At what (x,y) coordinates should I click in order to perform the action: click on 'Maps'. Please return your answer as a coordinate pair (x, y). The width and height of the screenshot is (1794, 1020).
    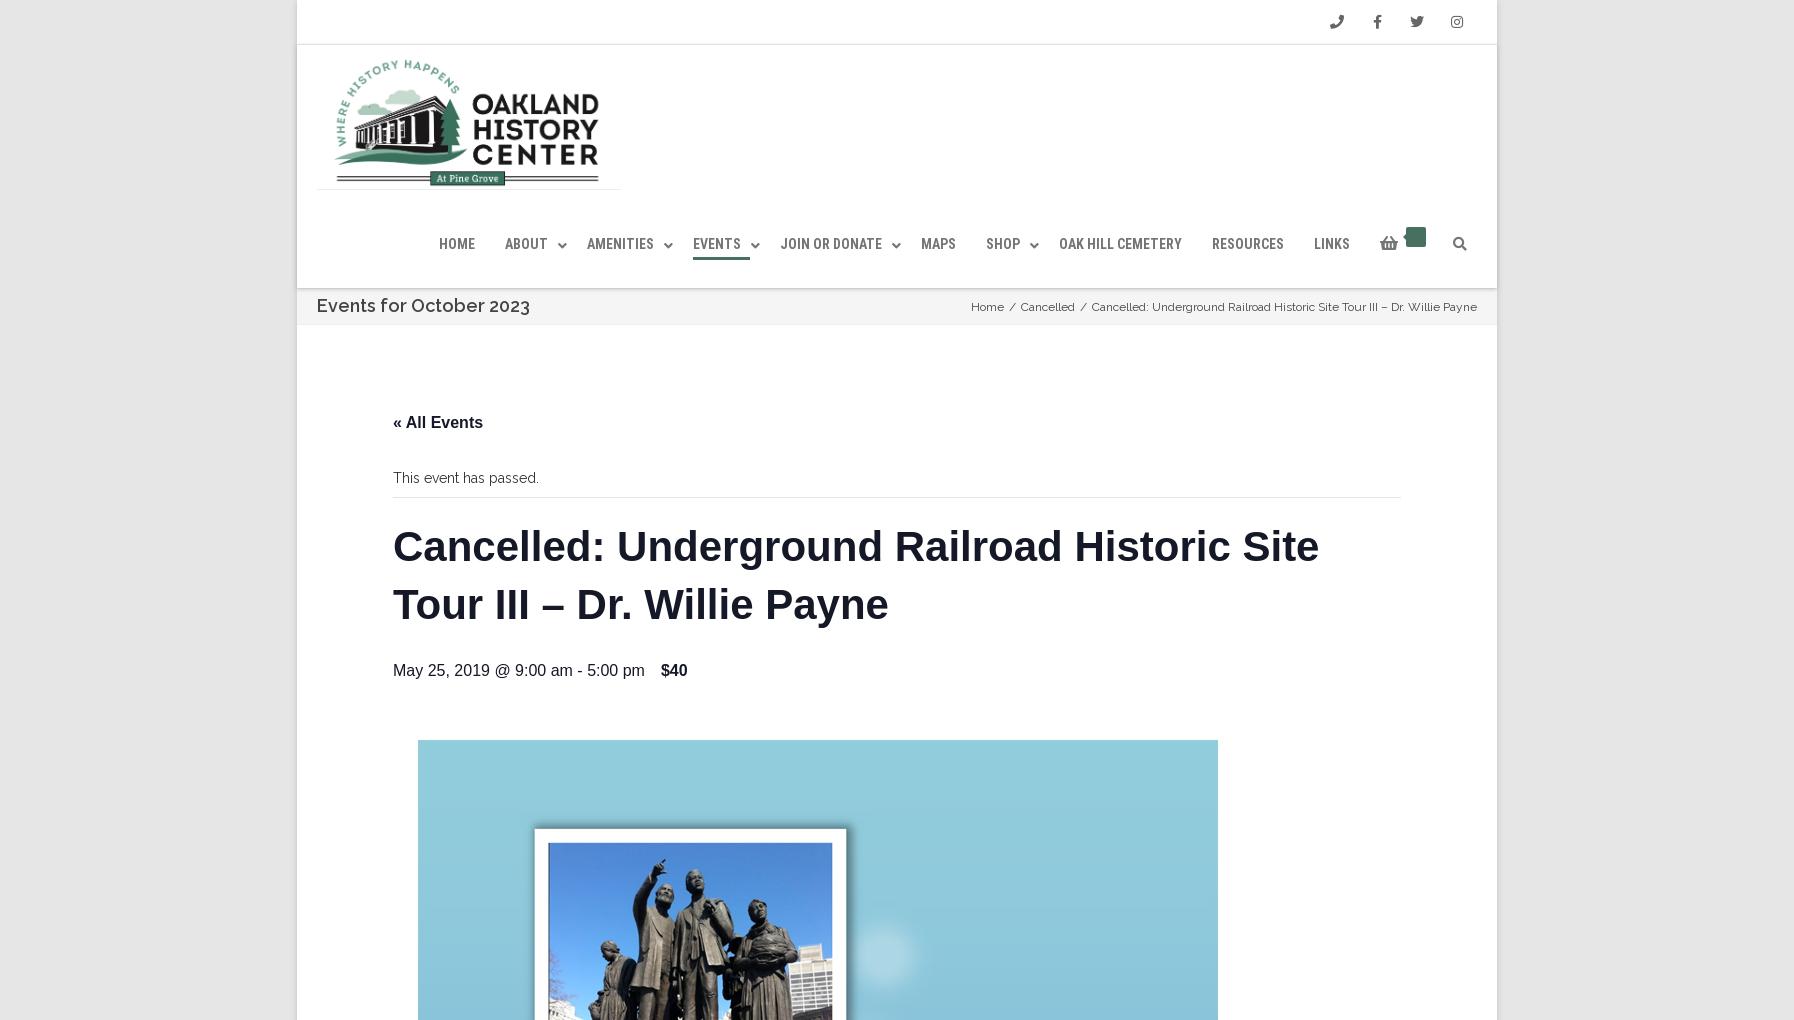
    Looking at the image, I should click on (937, 287).